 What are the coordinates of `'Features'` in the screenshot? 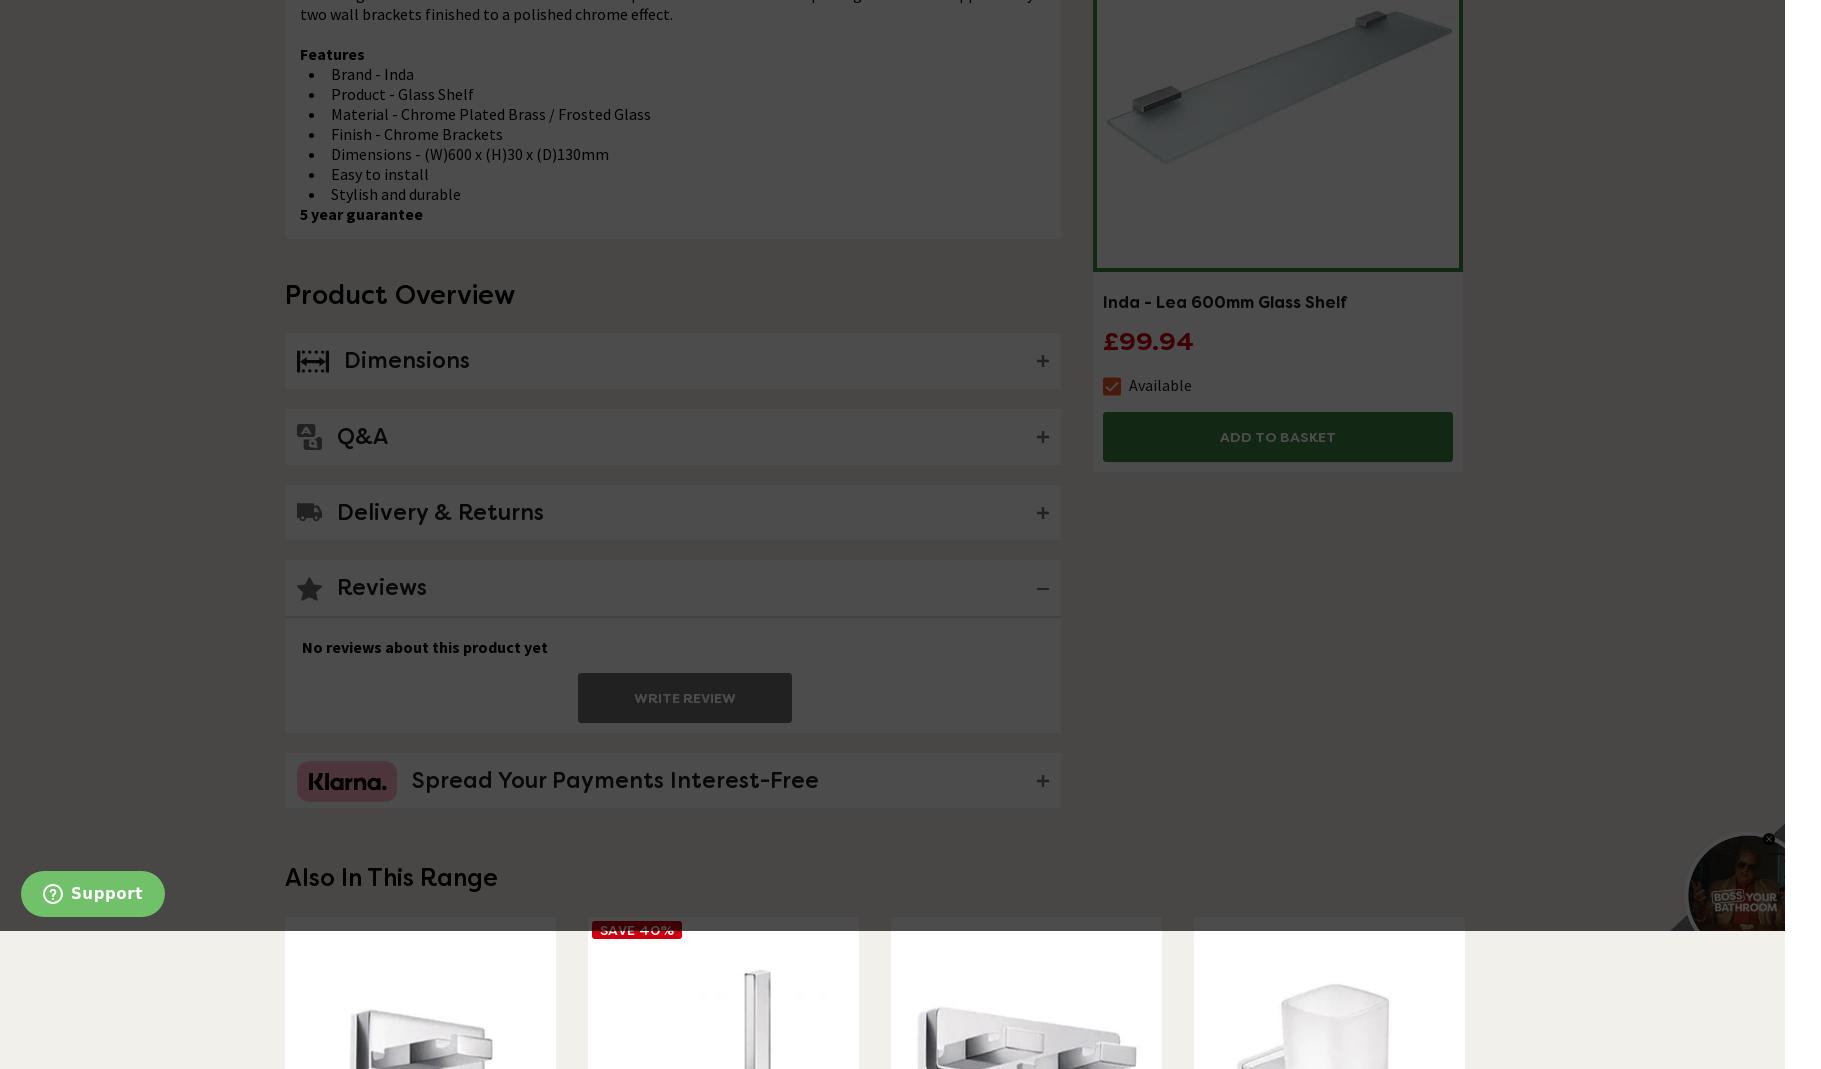 It's located at (330, 52).